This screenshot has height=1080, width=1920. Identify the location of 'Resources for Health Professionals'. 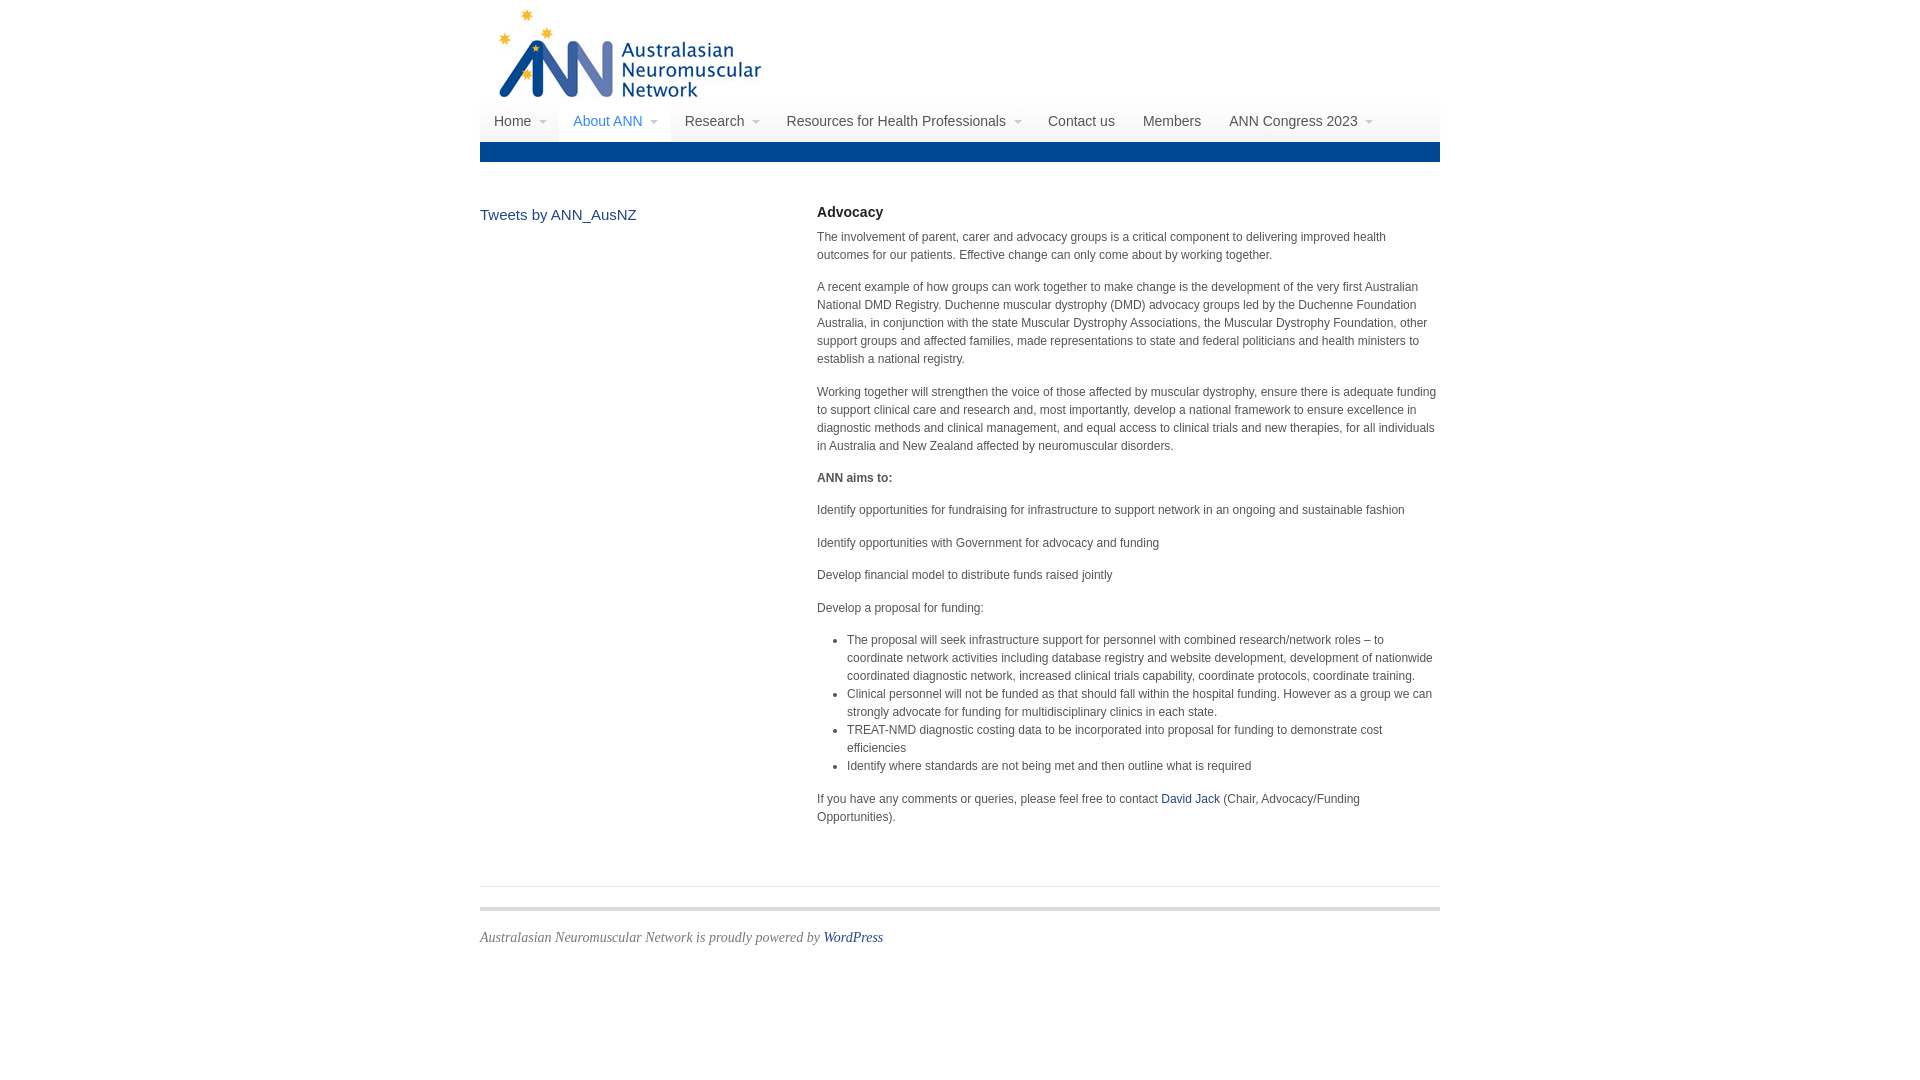
(902, 120).